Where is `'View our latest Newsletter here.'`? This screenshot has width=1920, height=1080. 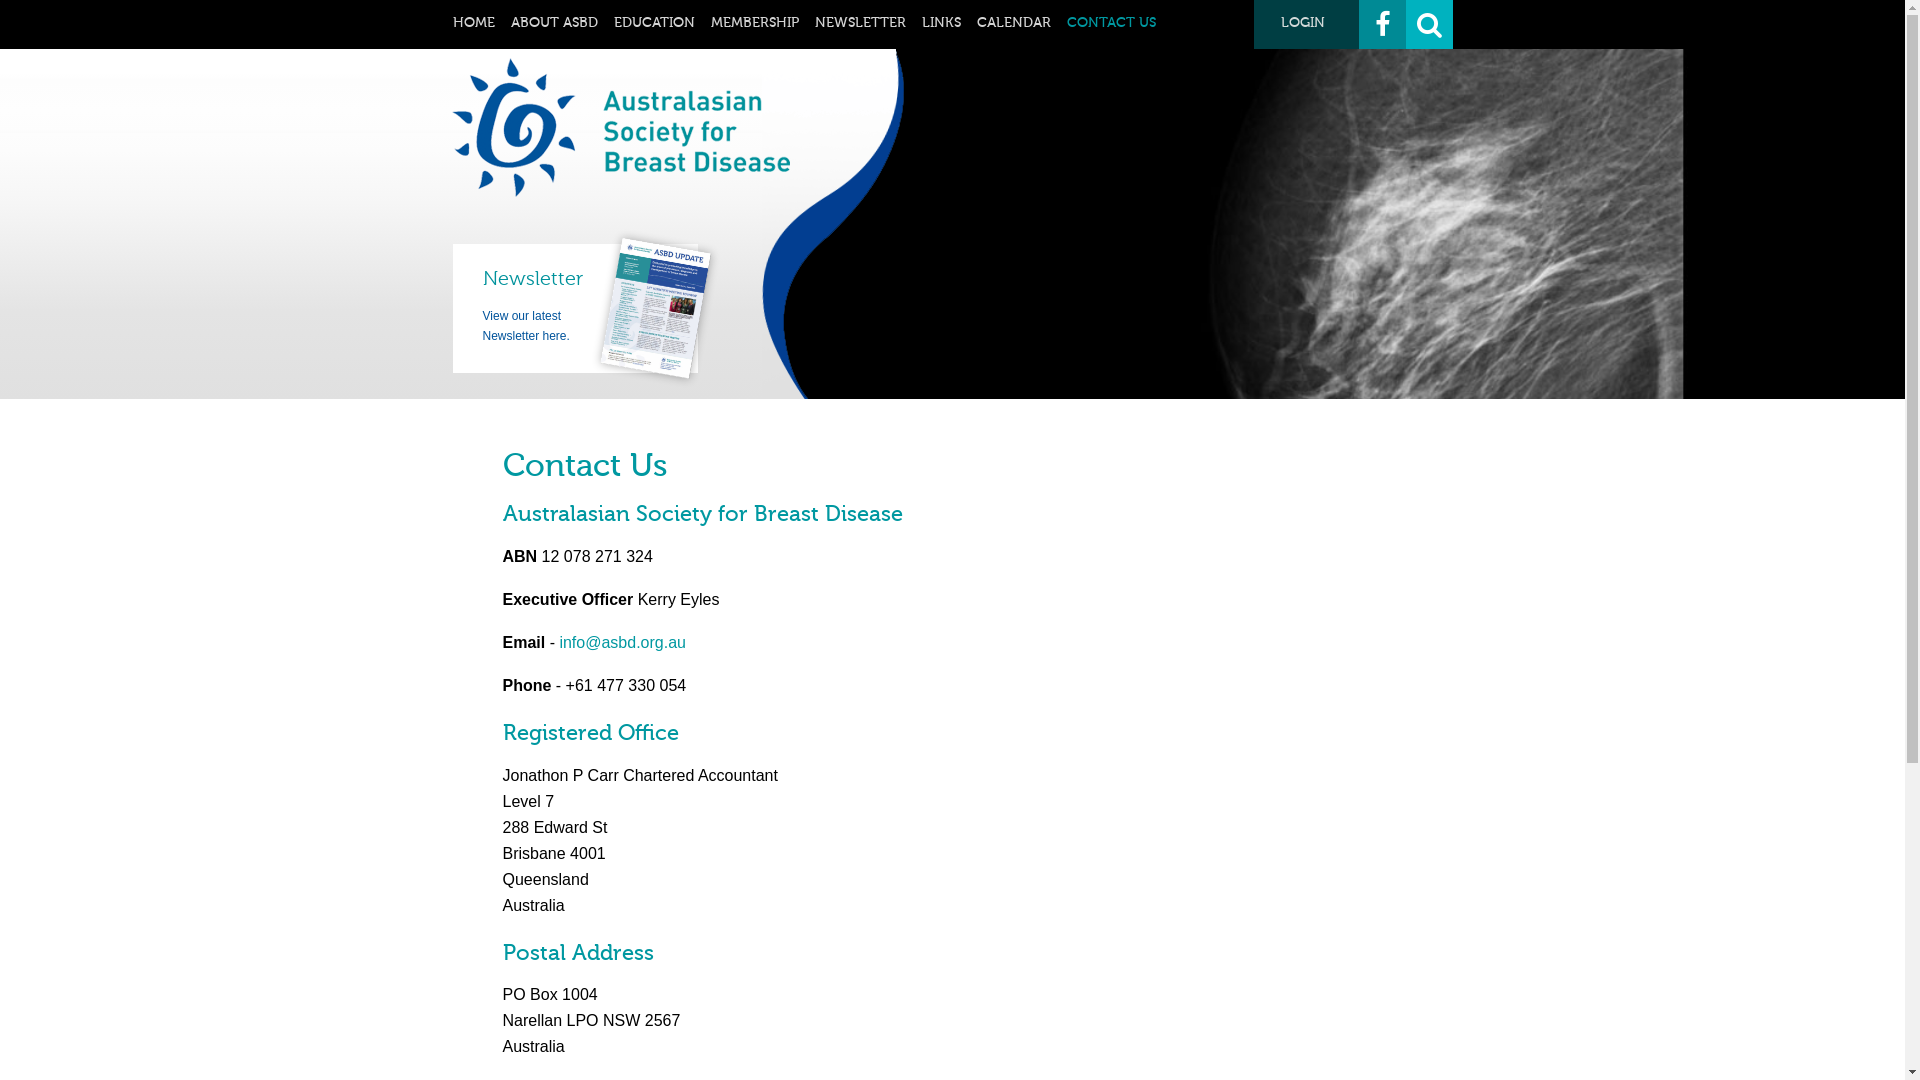
'View our latest Newsletter here.' is located at coordinates (525, 325).